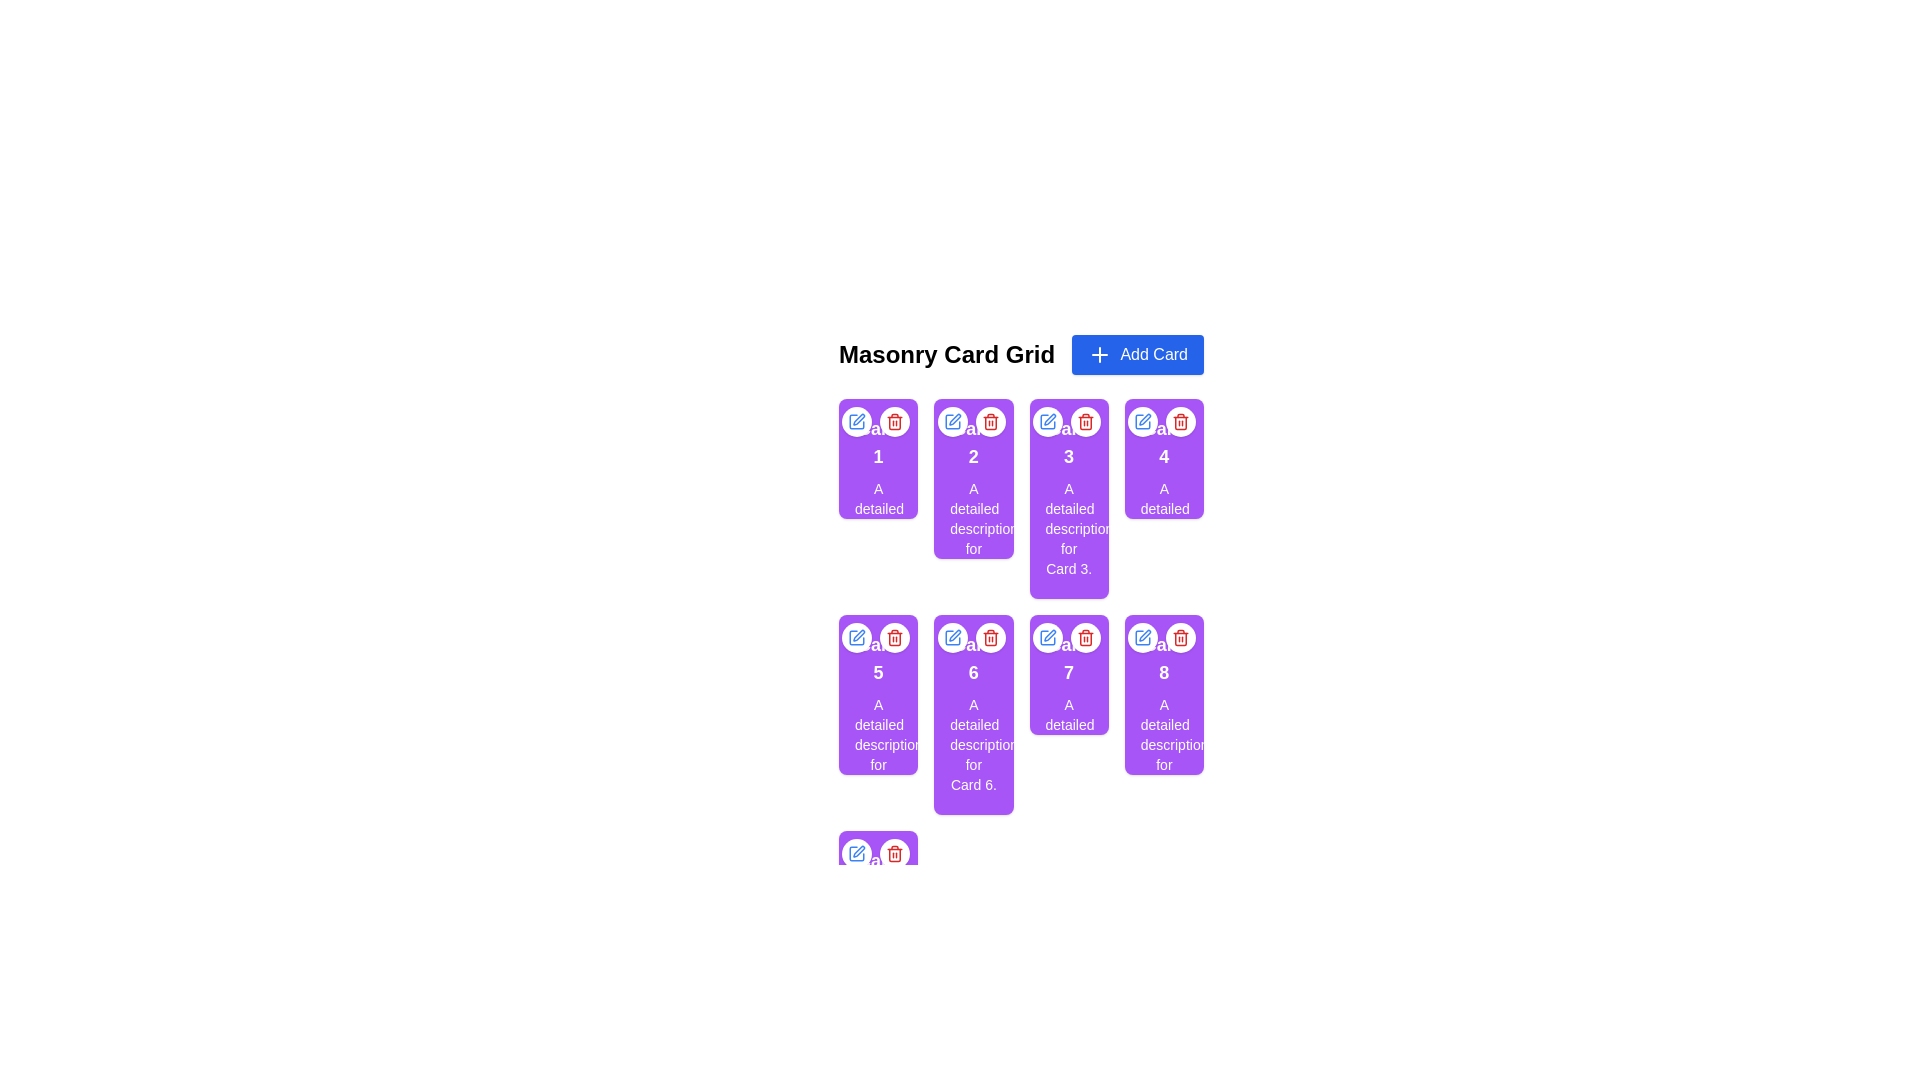 The image size is (1920, 1080). What do you see at coordinates (1046, 637) in the screenshot?
I see `the 'edit' icon within the interactive button located in the top left corner of the card labeled '1'` at bounding box center [1046, 637].